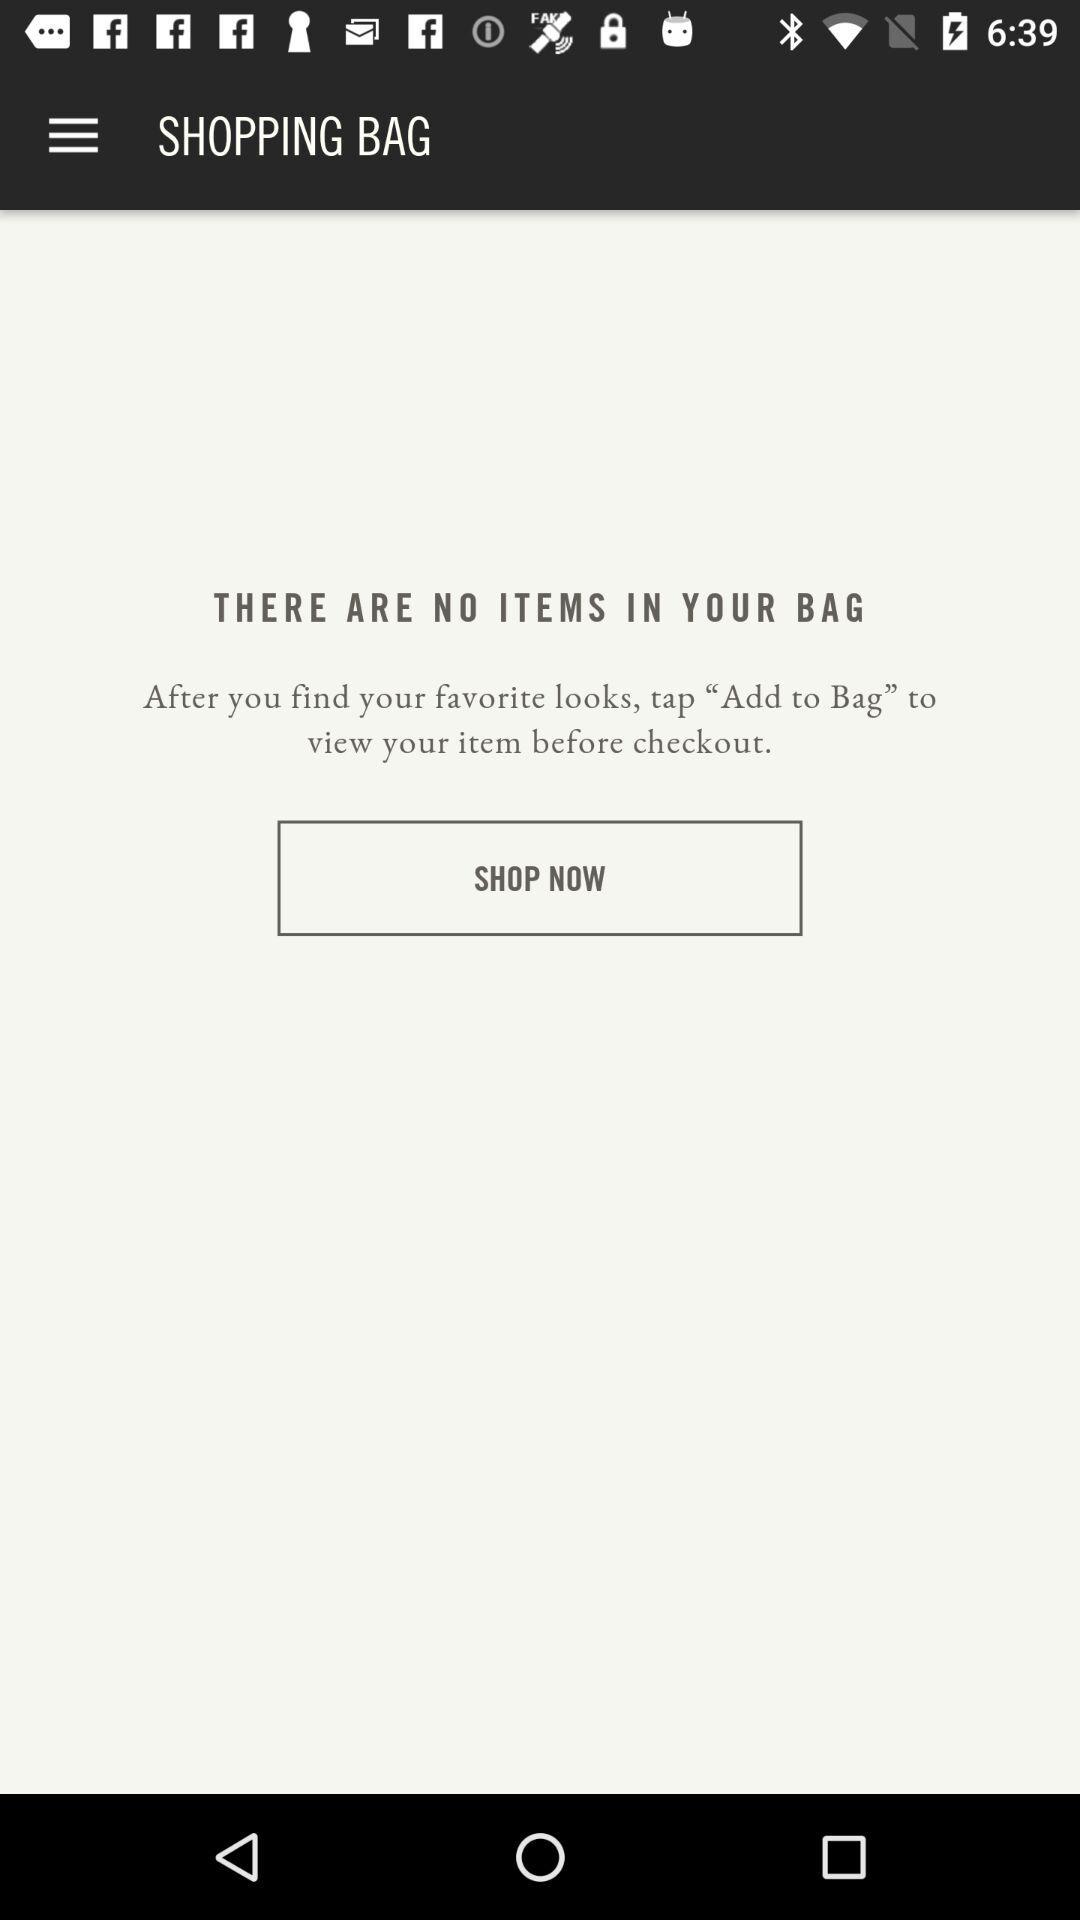 This screenshot has height=1920, width=1080. Describe the element at coordinates (540, 878) in the screenshot. I see `shop now item` at that location.